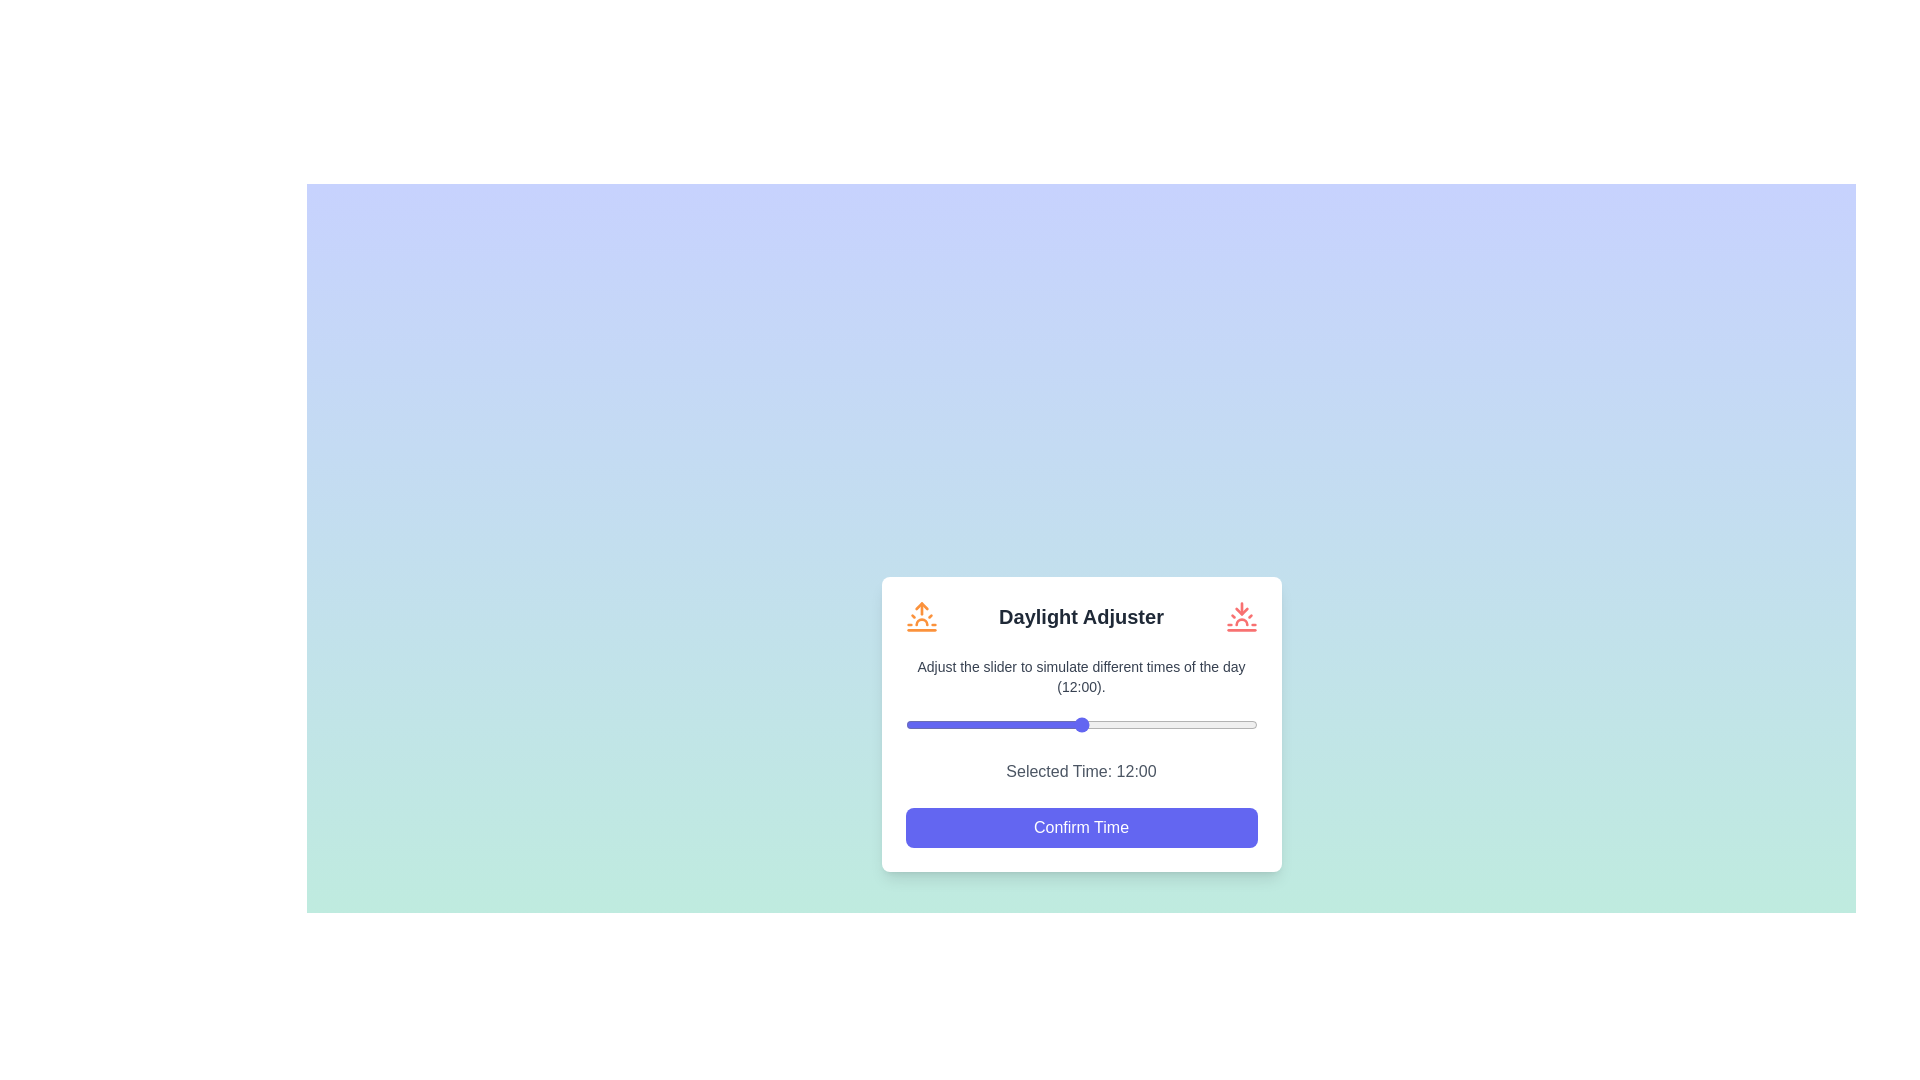 Image resolution: width=1920 pixels, height=1080 pixels. I want to click on the slider to set the time to 17, so click(1154, 724).